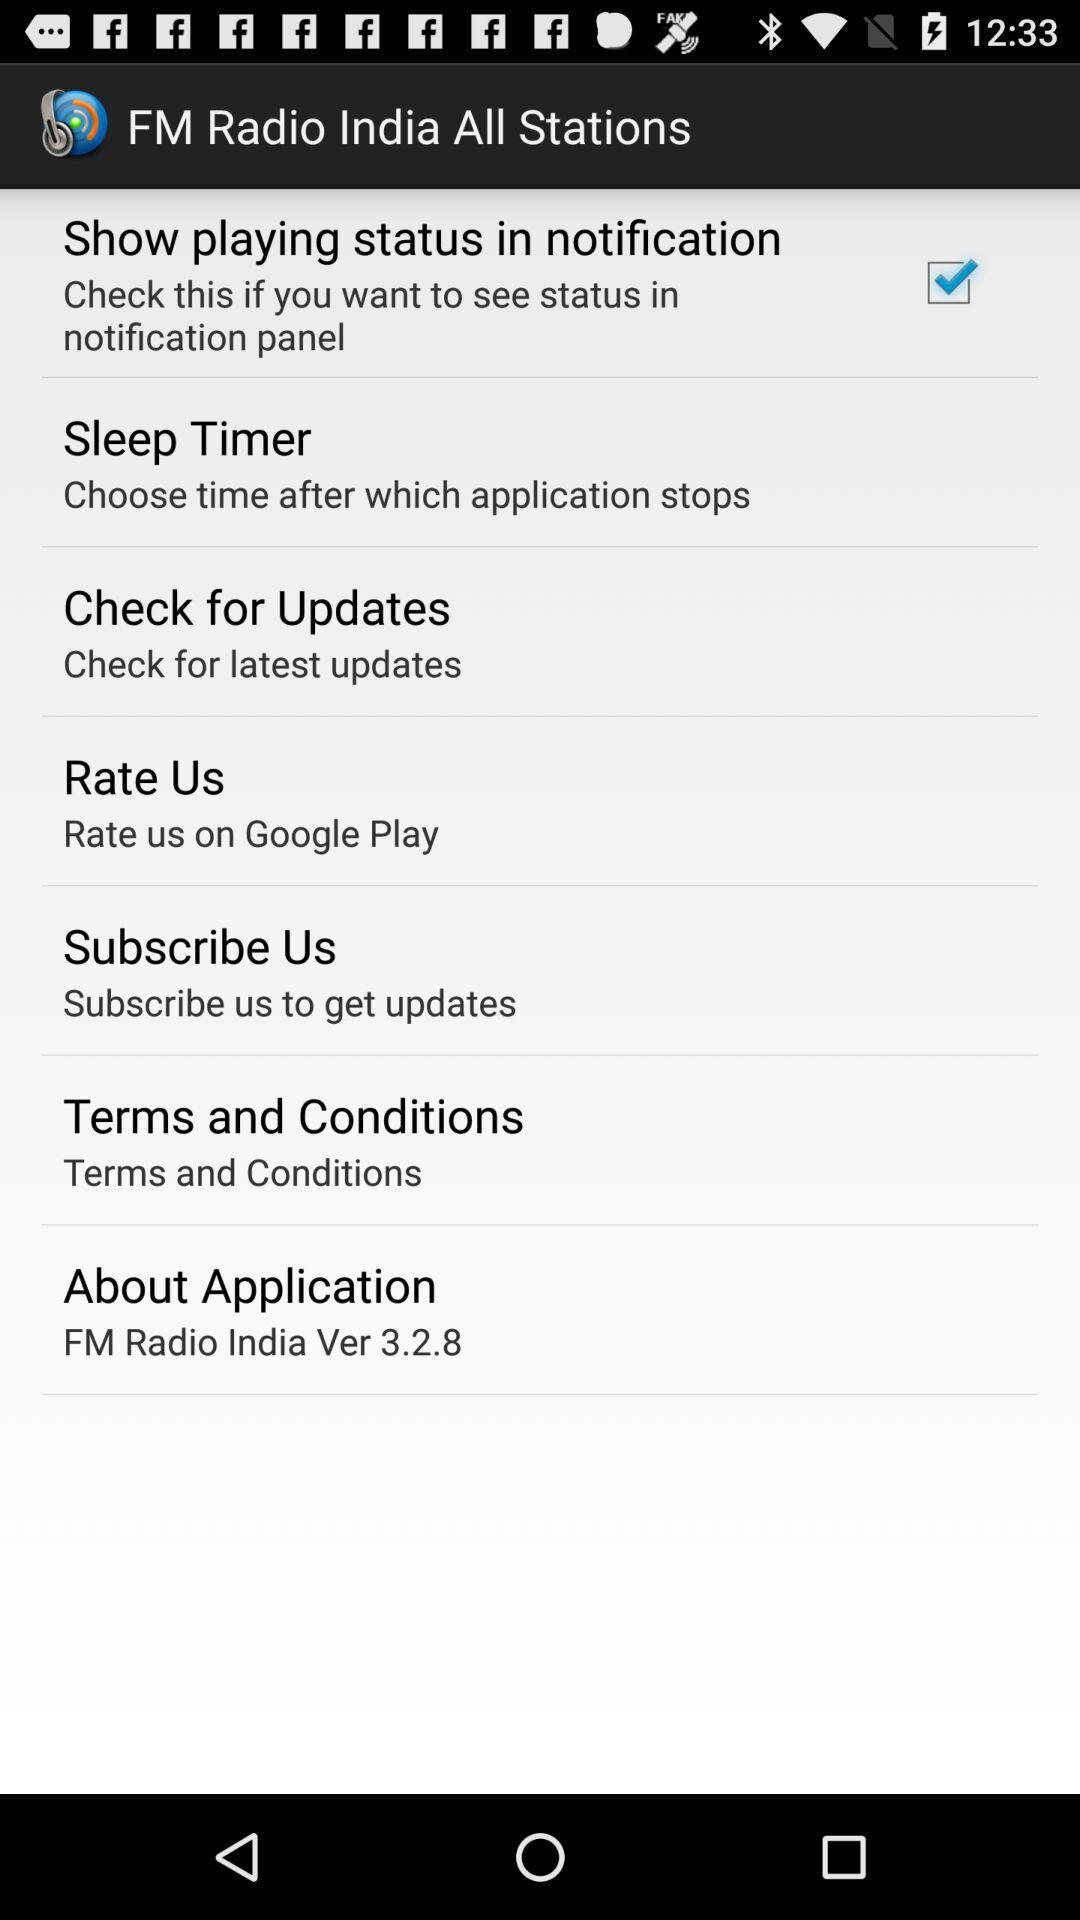 This screenshot has width=1080, height=1920. I want to click on the about application, so click(249, 1284).